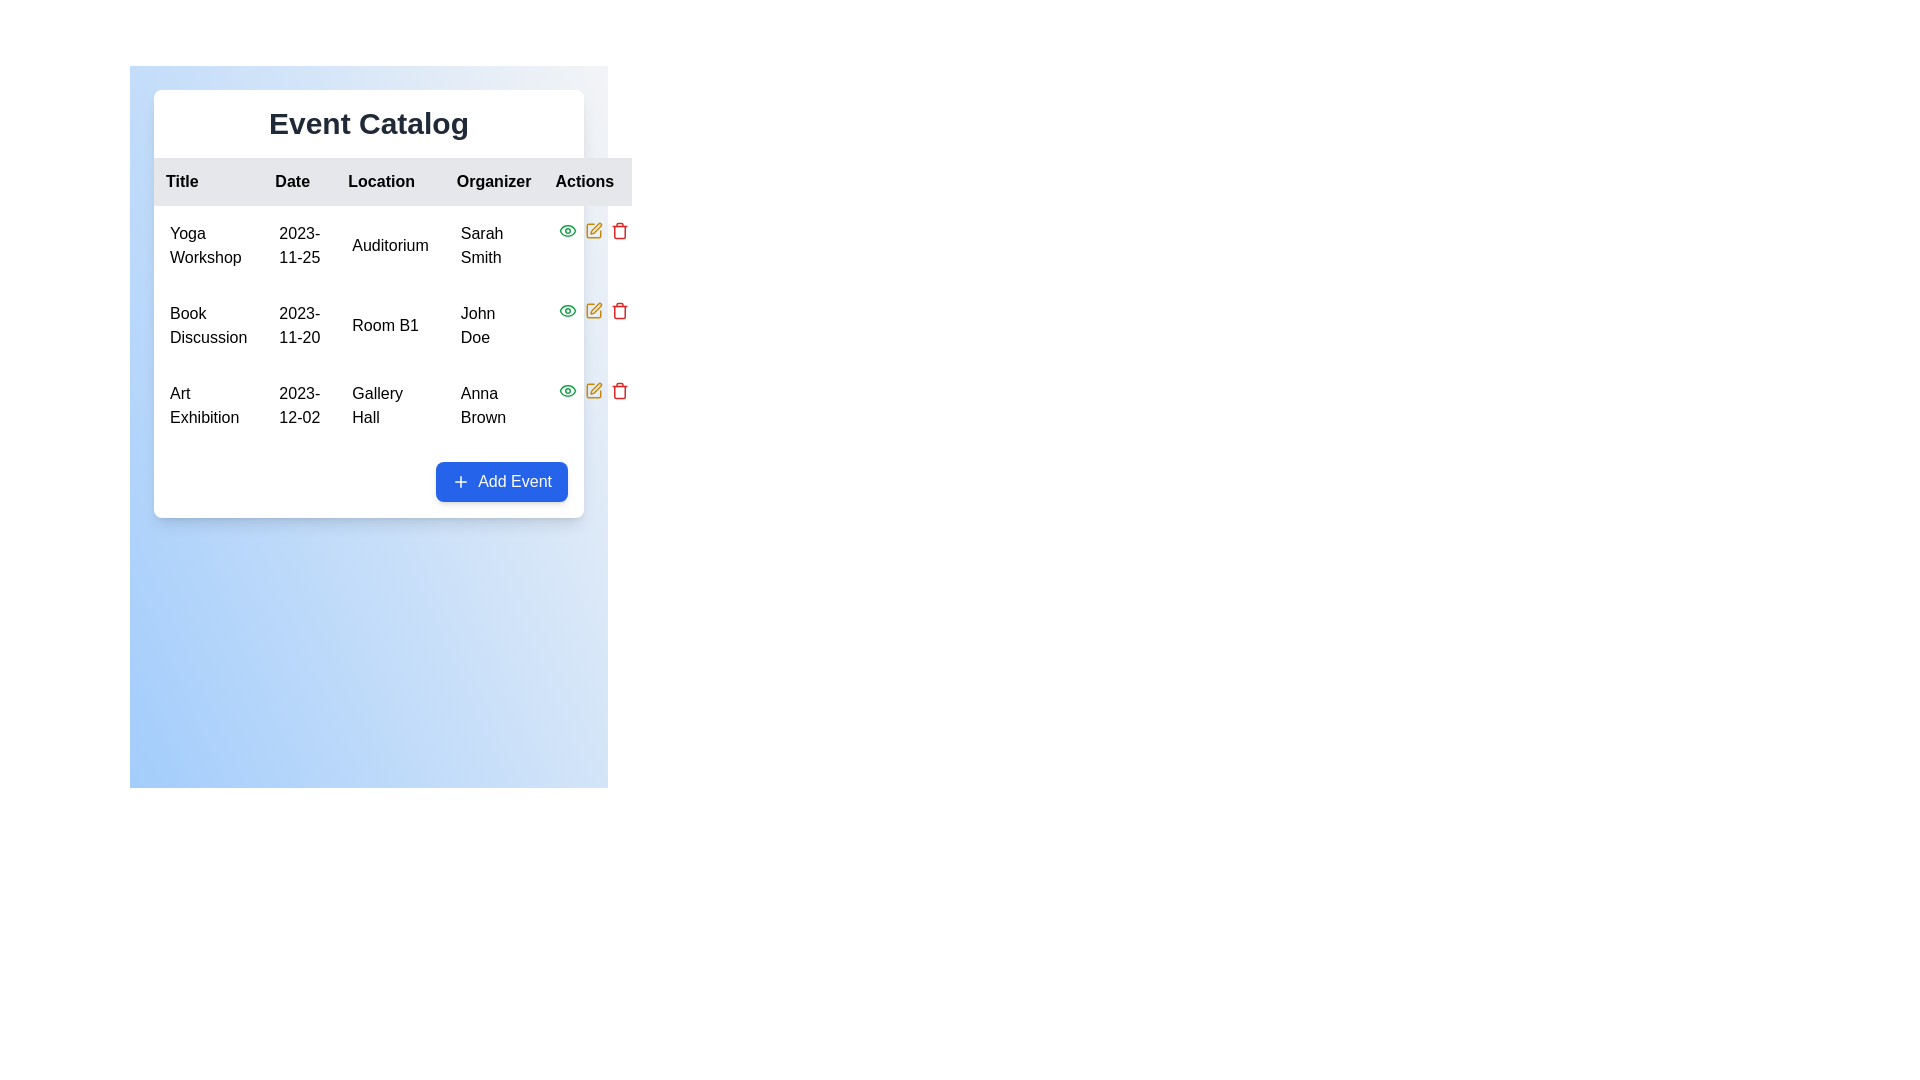 Image resolution: width=1920 pixels, height=1080 pixels. What do you see at coordinates (567, 311) in the screenshot?
I see `the eye-shaped icon in the last column of the 'Art Exhibition' row in the 'Actions' section of the table` at bounding box center [567, 311].